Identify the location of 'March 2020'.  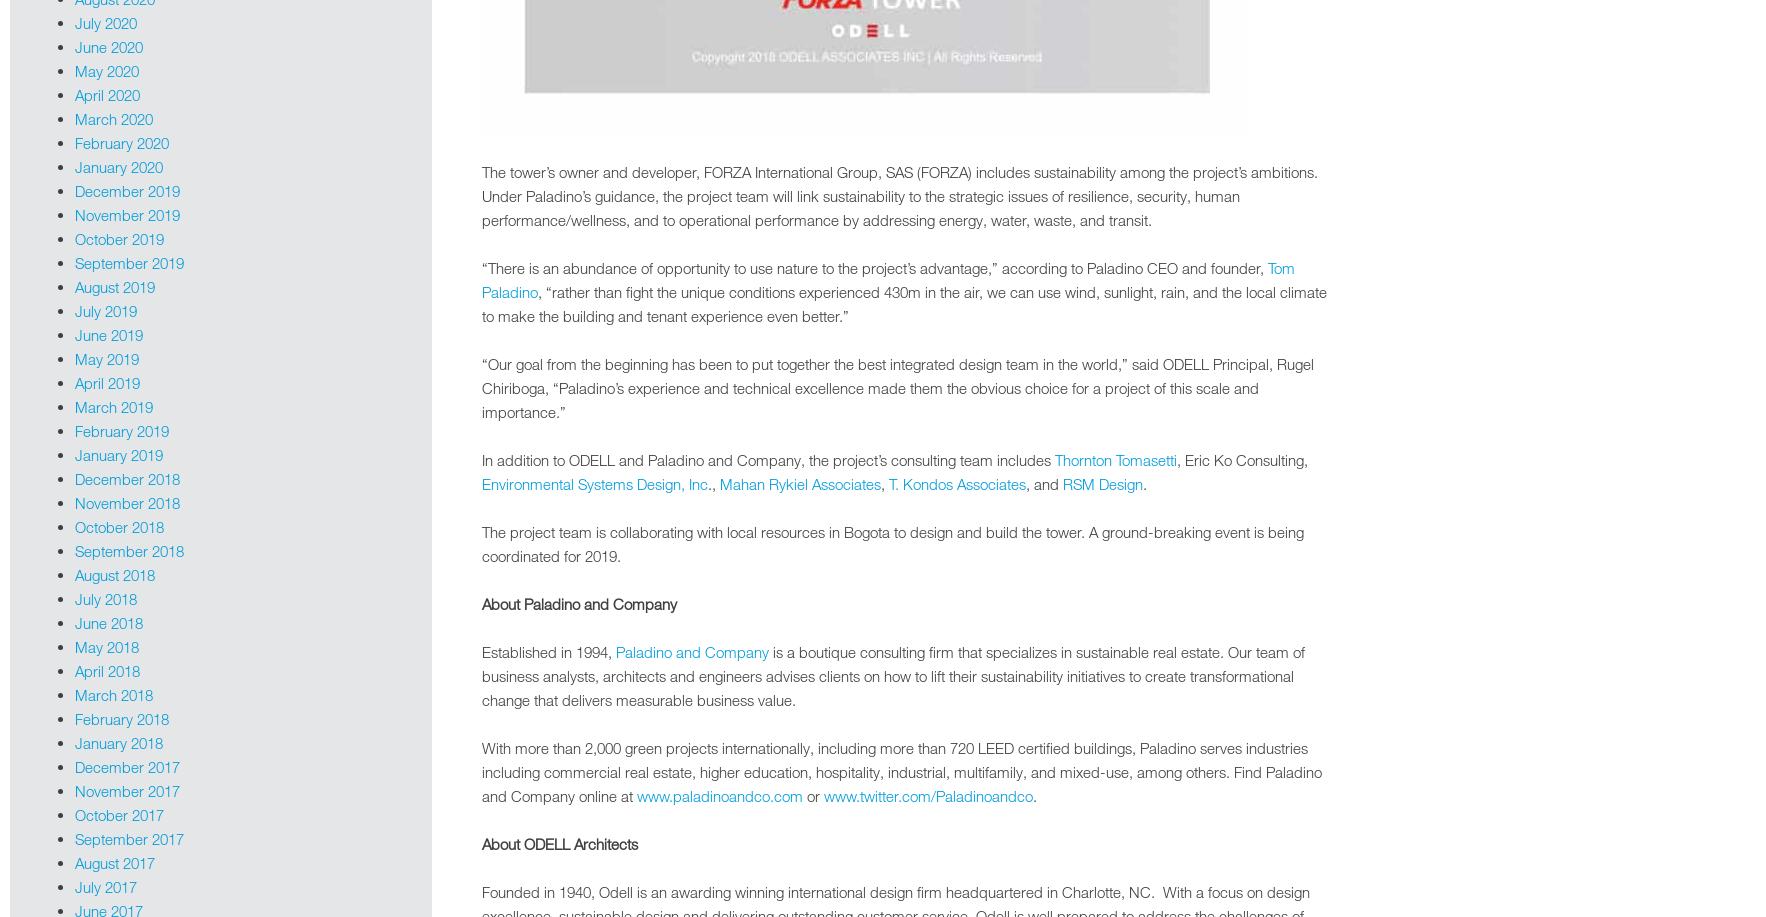
(113, 117).